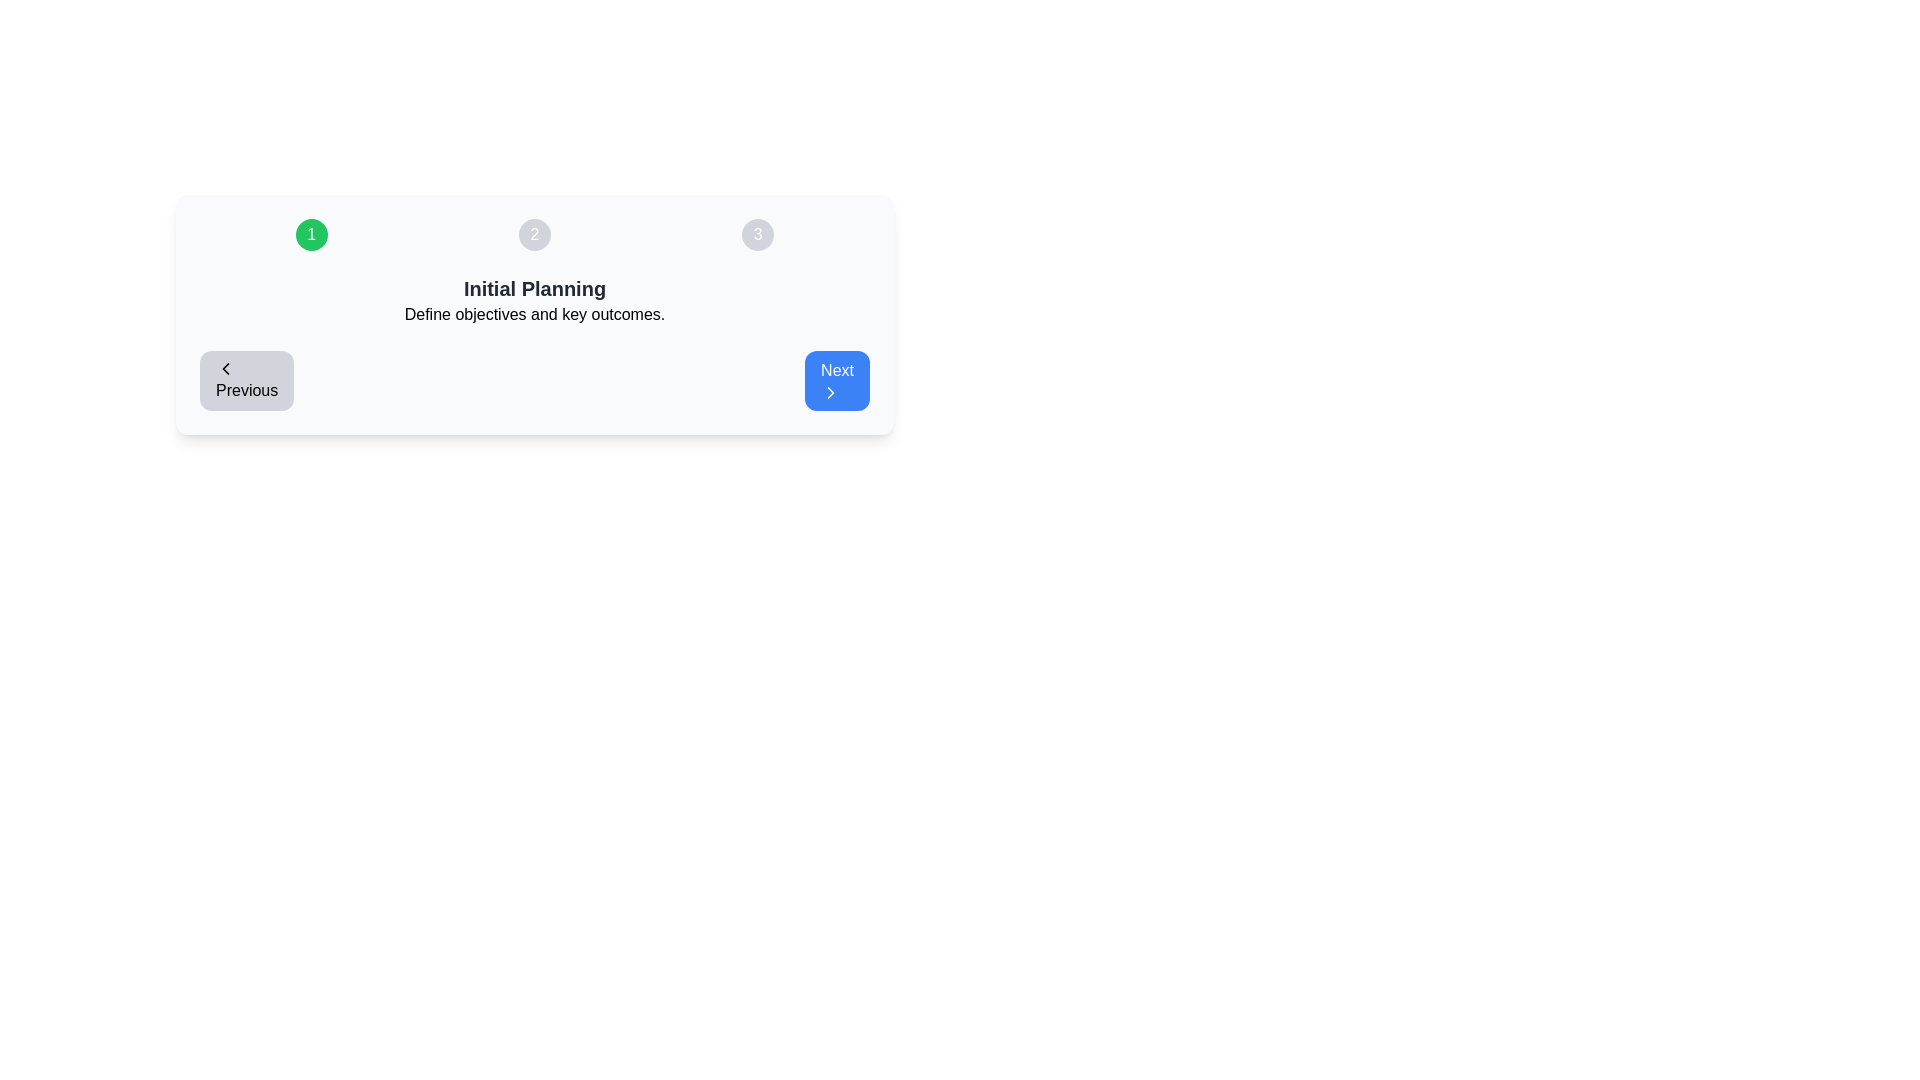  What do you see at coordinates (757, 234) in the screenshot?
I see `the third button on the right, which serves as an indicator for the third step in a multi-step process` at bounding box center [757, 234].